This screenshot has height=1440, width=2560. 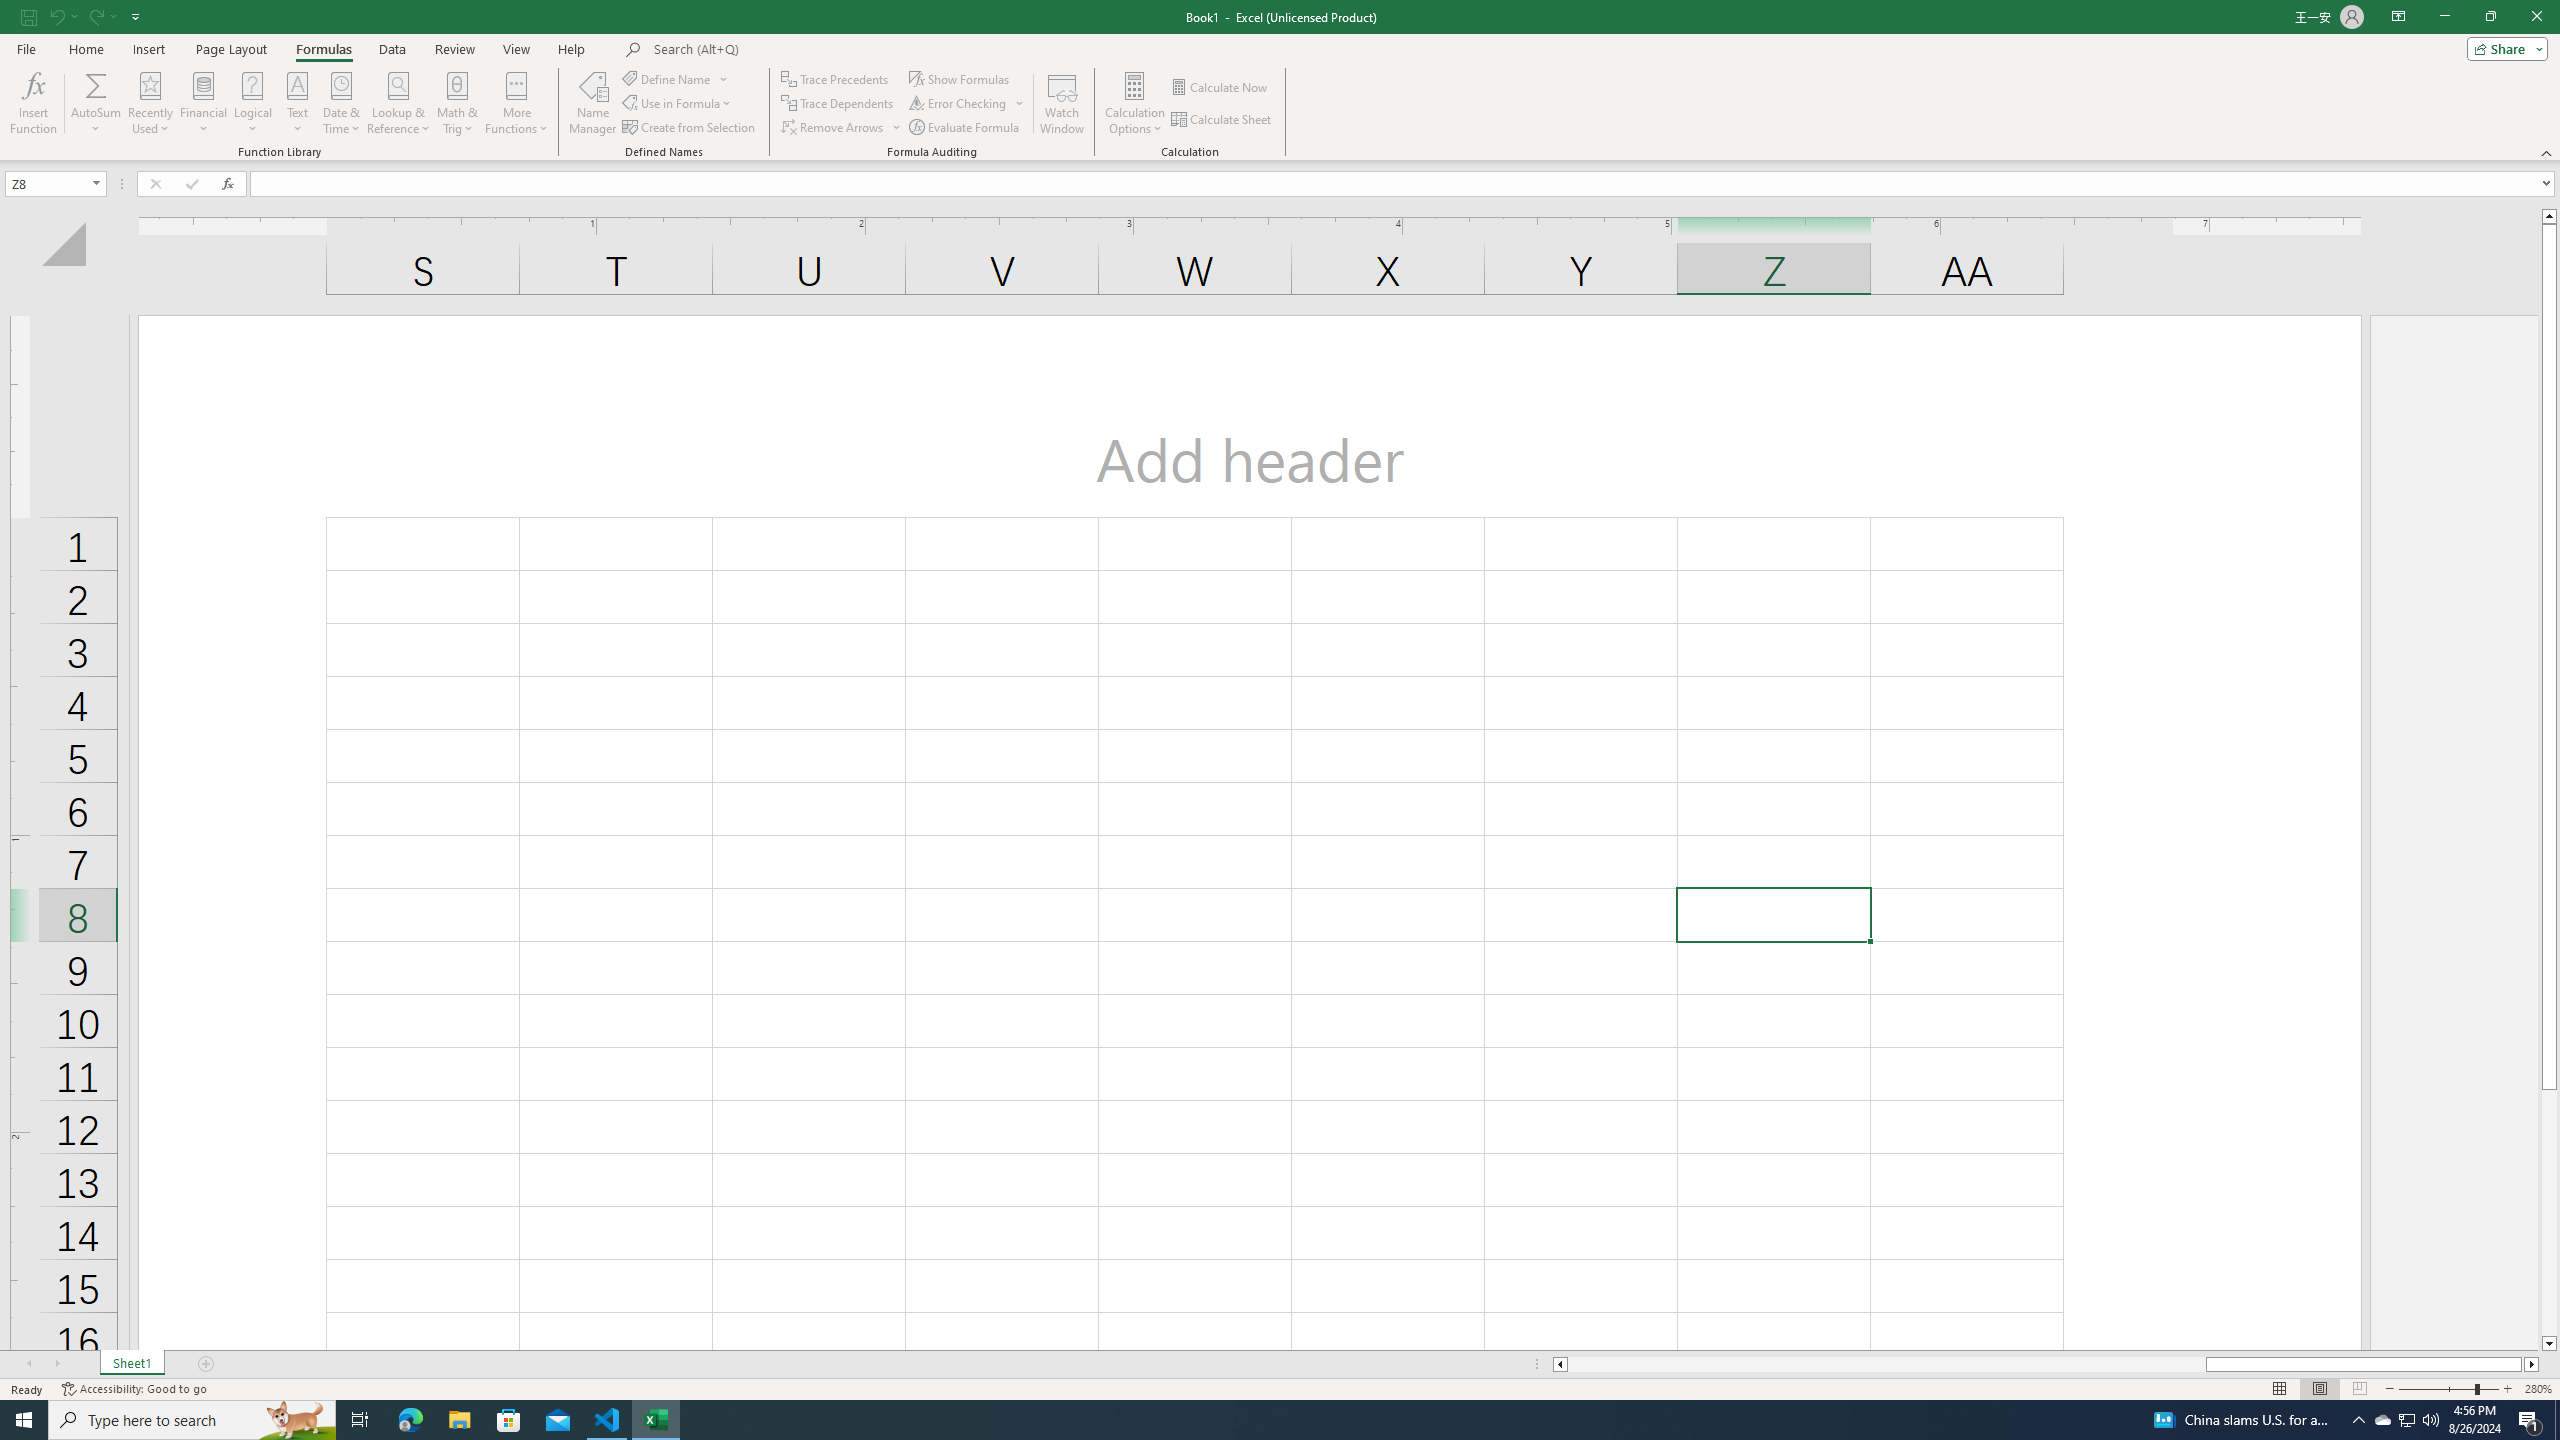 What do you see at coordinates (1061, 103) in the screenshot?
I see `'Watch Window'` at bounding box center [1061, 103].